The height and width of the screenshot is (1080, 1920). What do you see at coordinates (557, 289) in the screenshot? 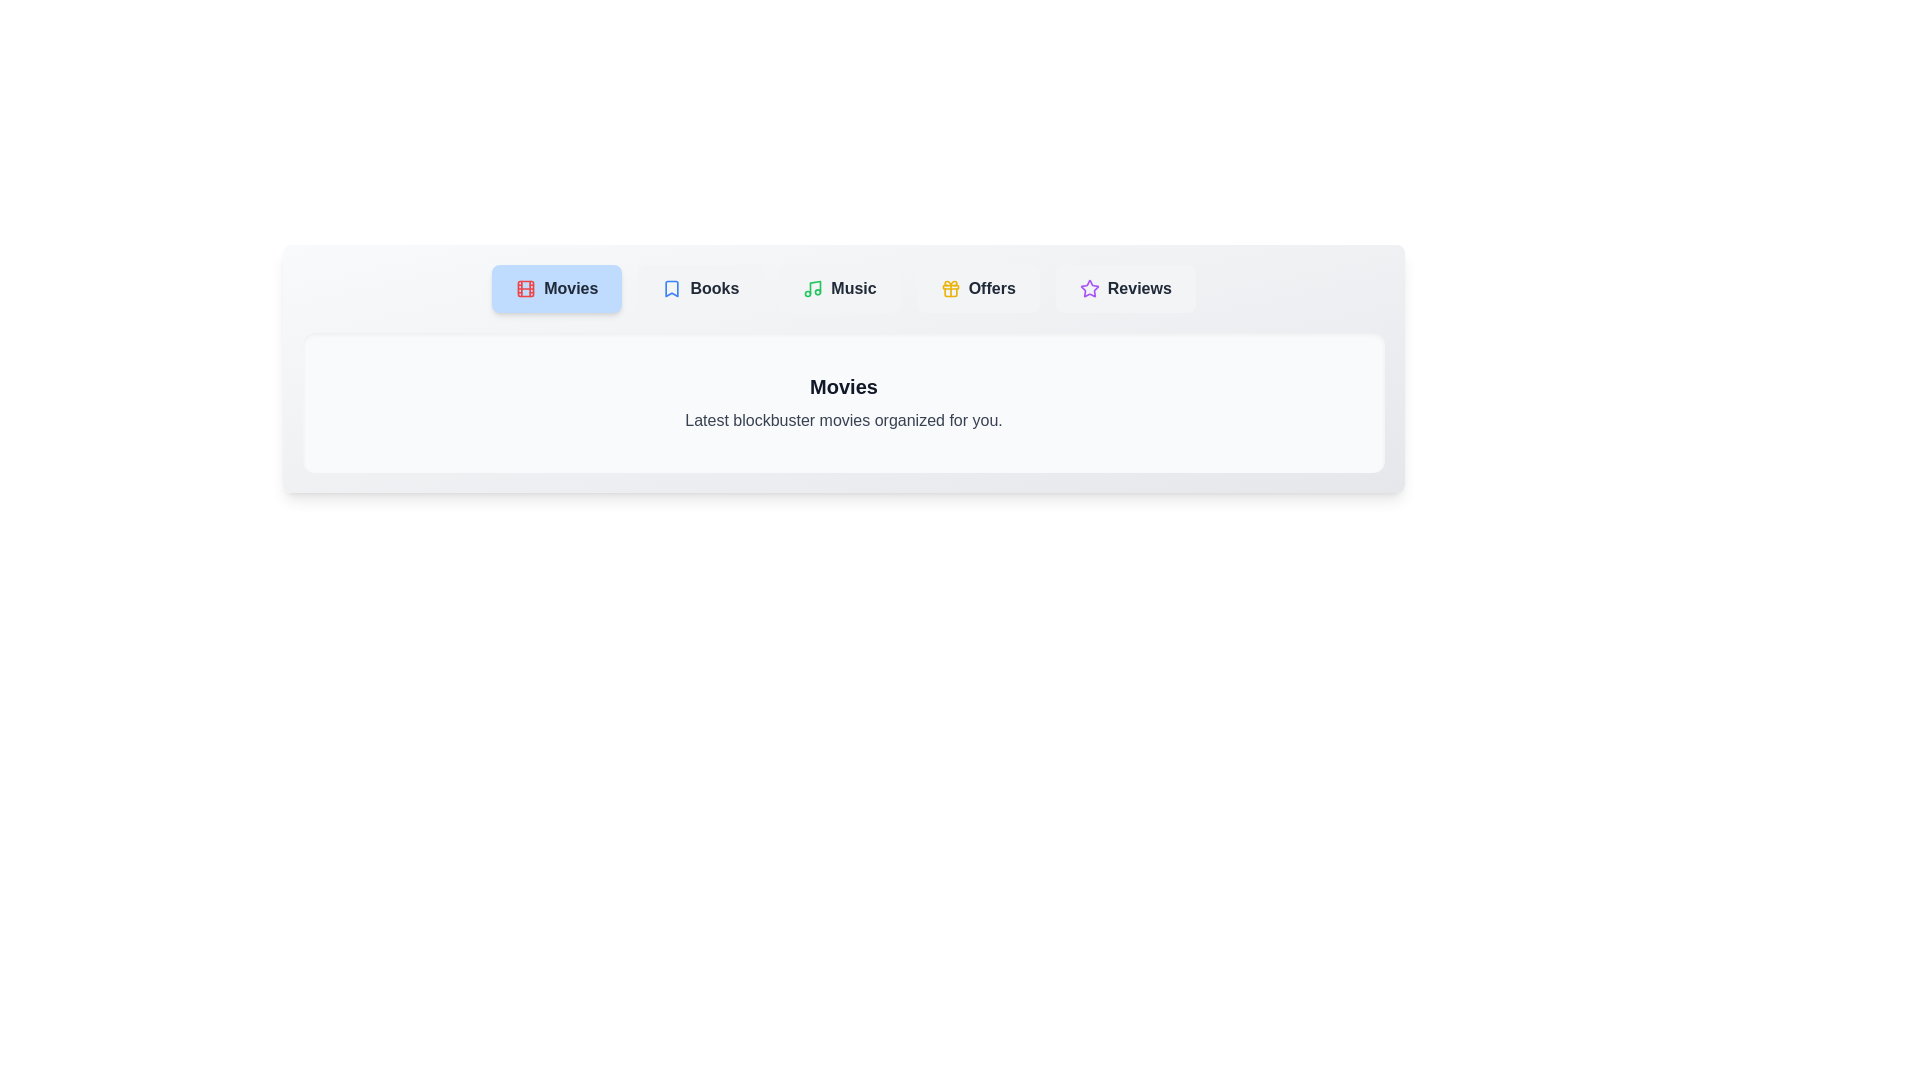
I see `the Movies tab by clicking on its button` at bounding box center [557, 289].